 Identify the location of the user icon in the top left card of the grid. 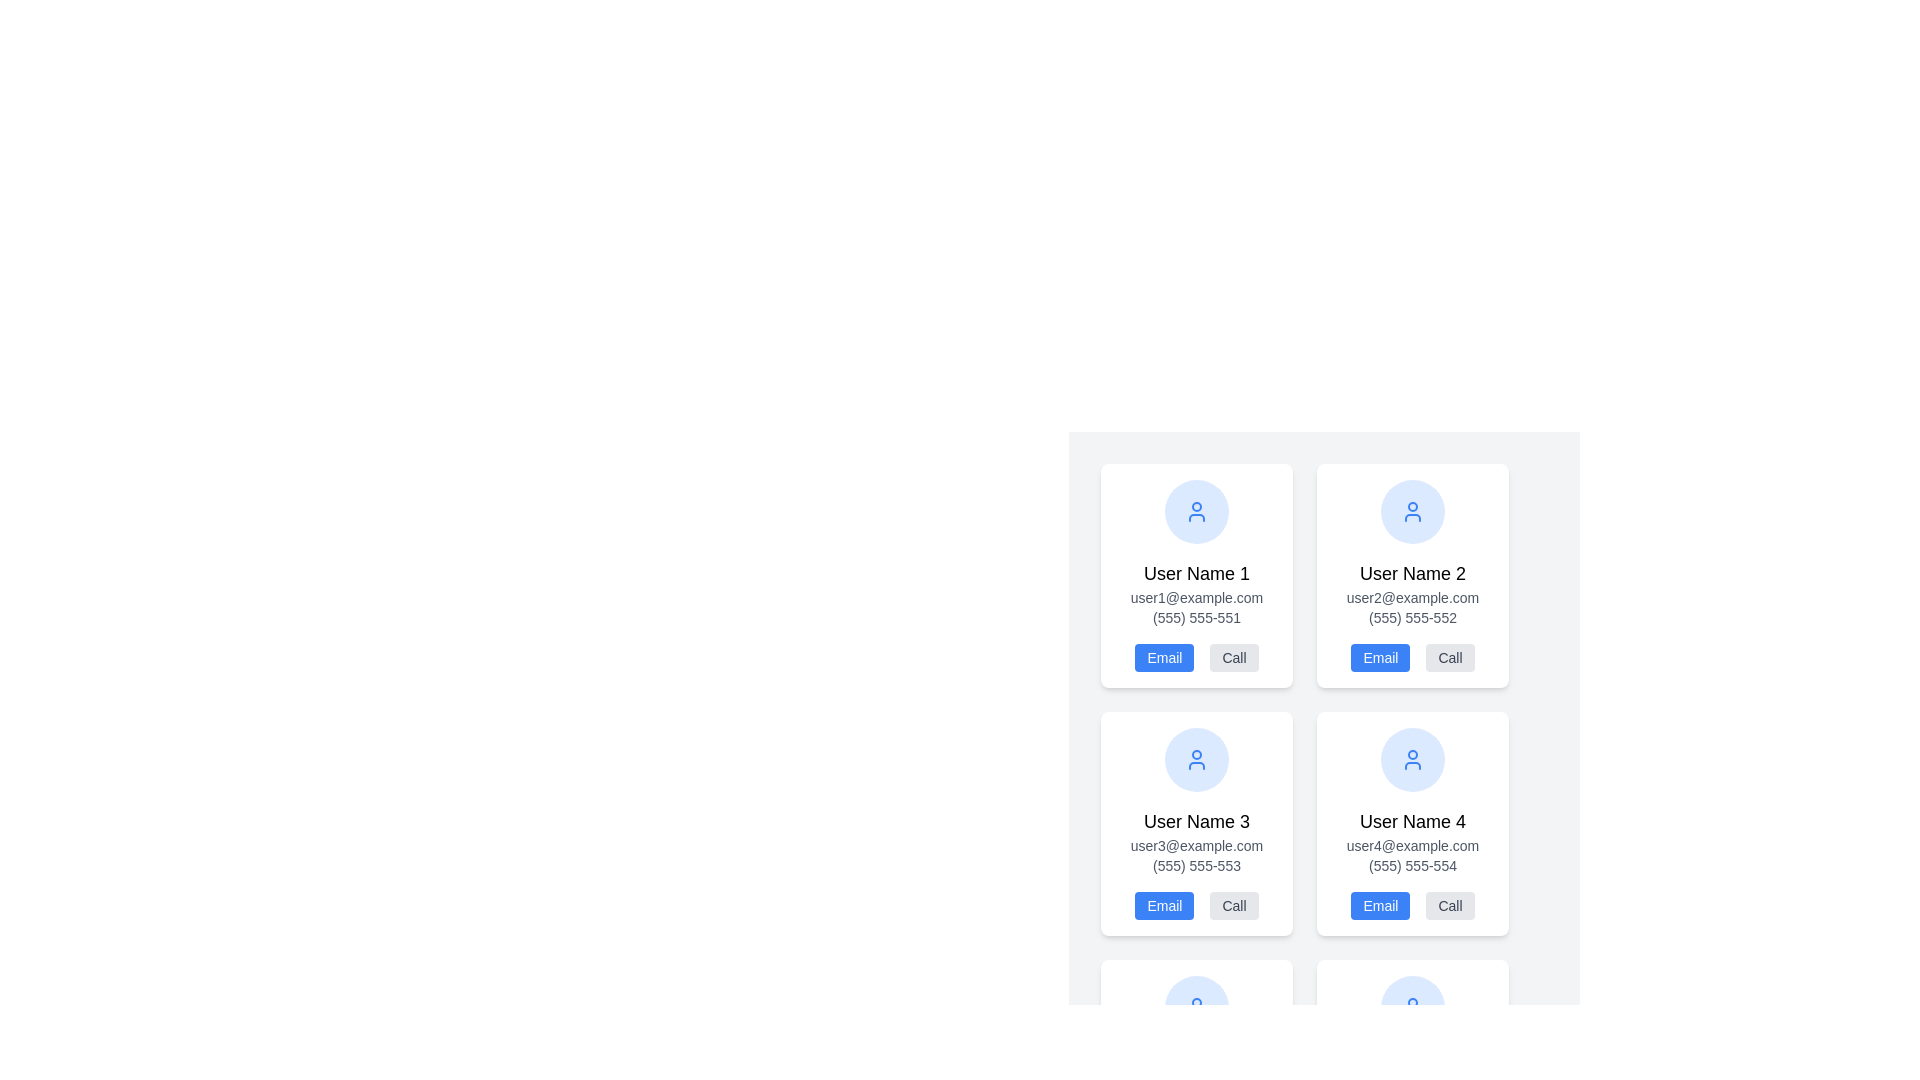
(1196, 511).